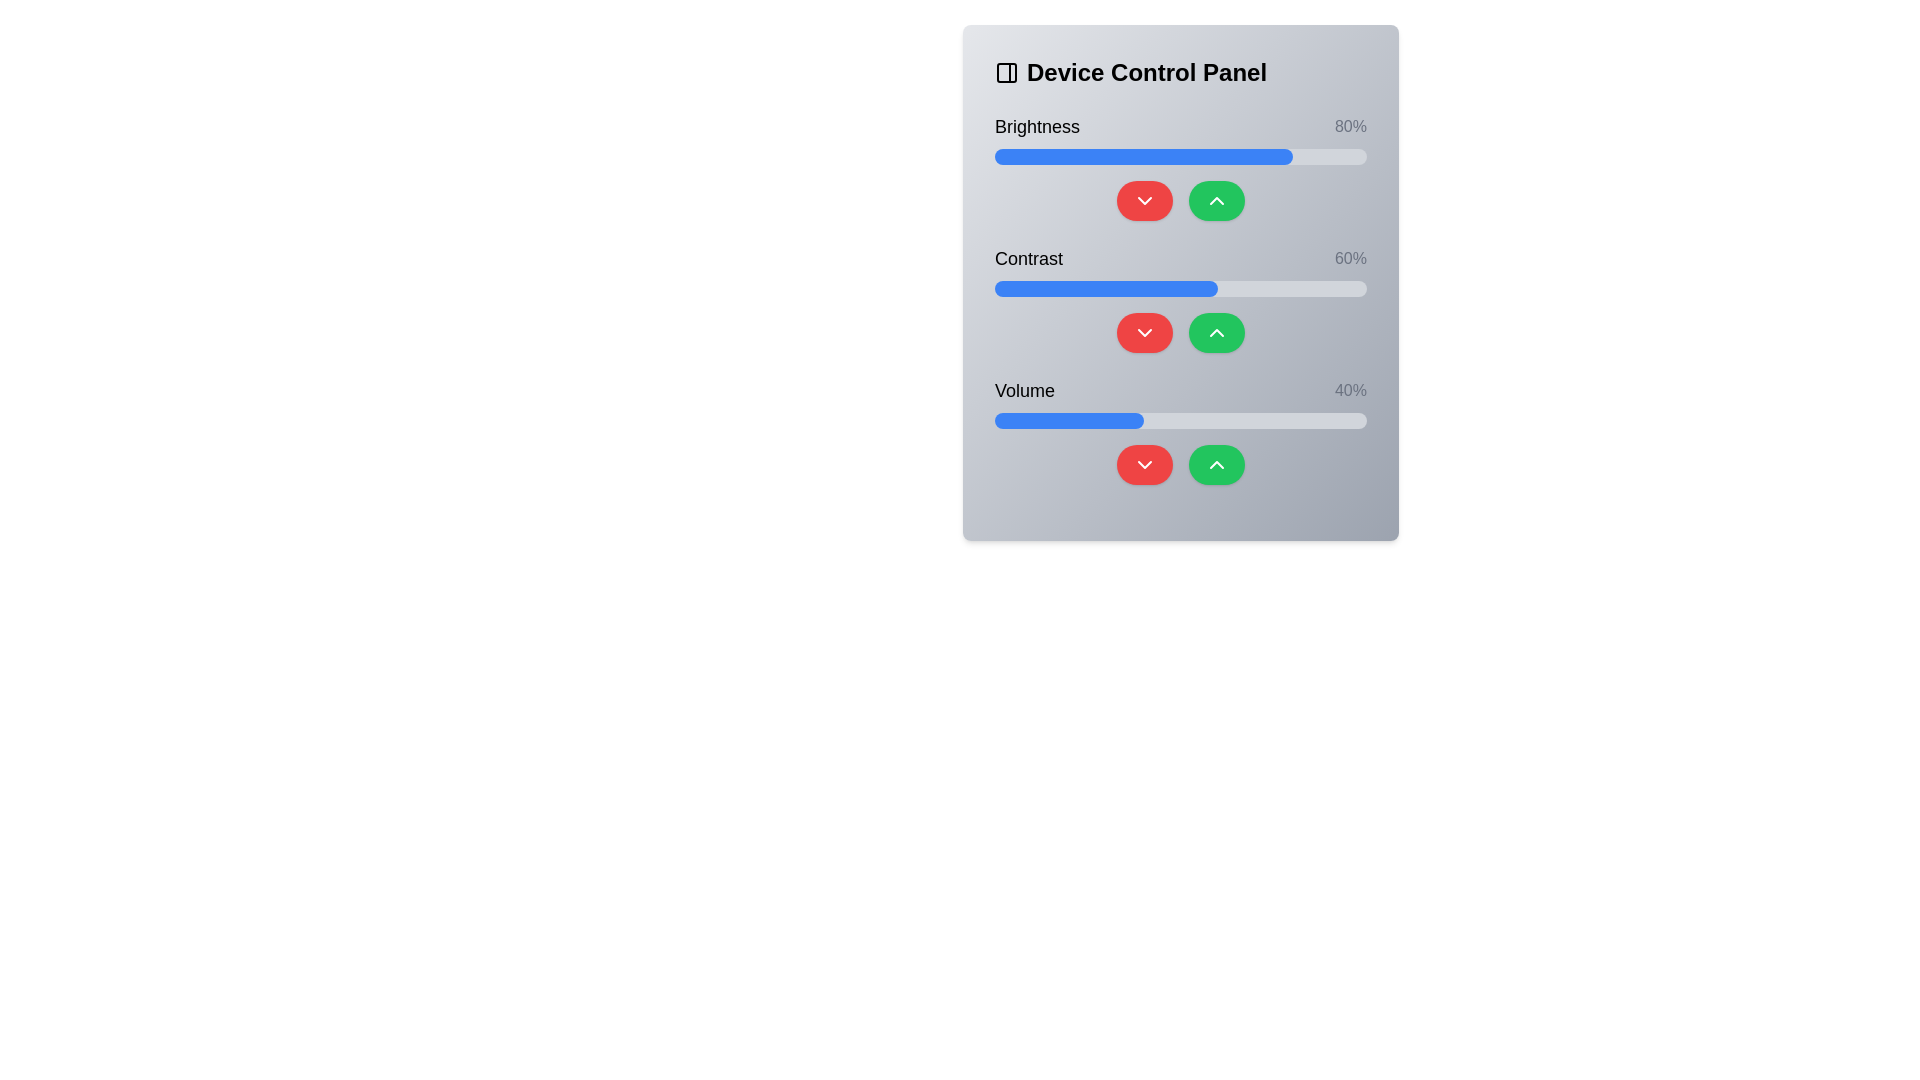 The image size is (1920, 1080). Describe the element at coordinates (1216, 200) in the screenshot. I see `the rightmost button under the 'Brightness' label` at that location.